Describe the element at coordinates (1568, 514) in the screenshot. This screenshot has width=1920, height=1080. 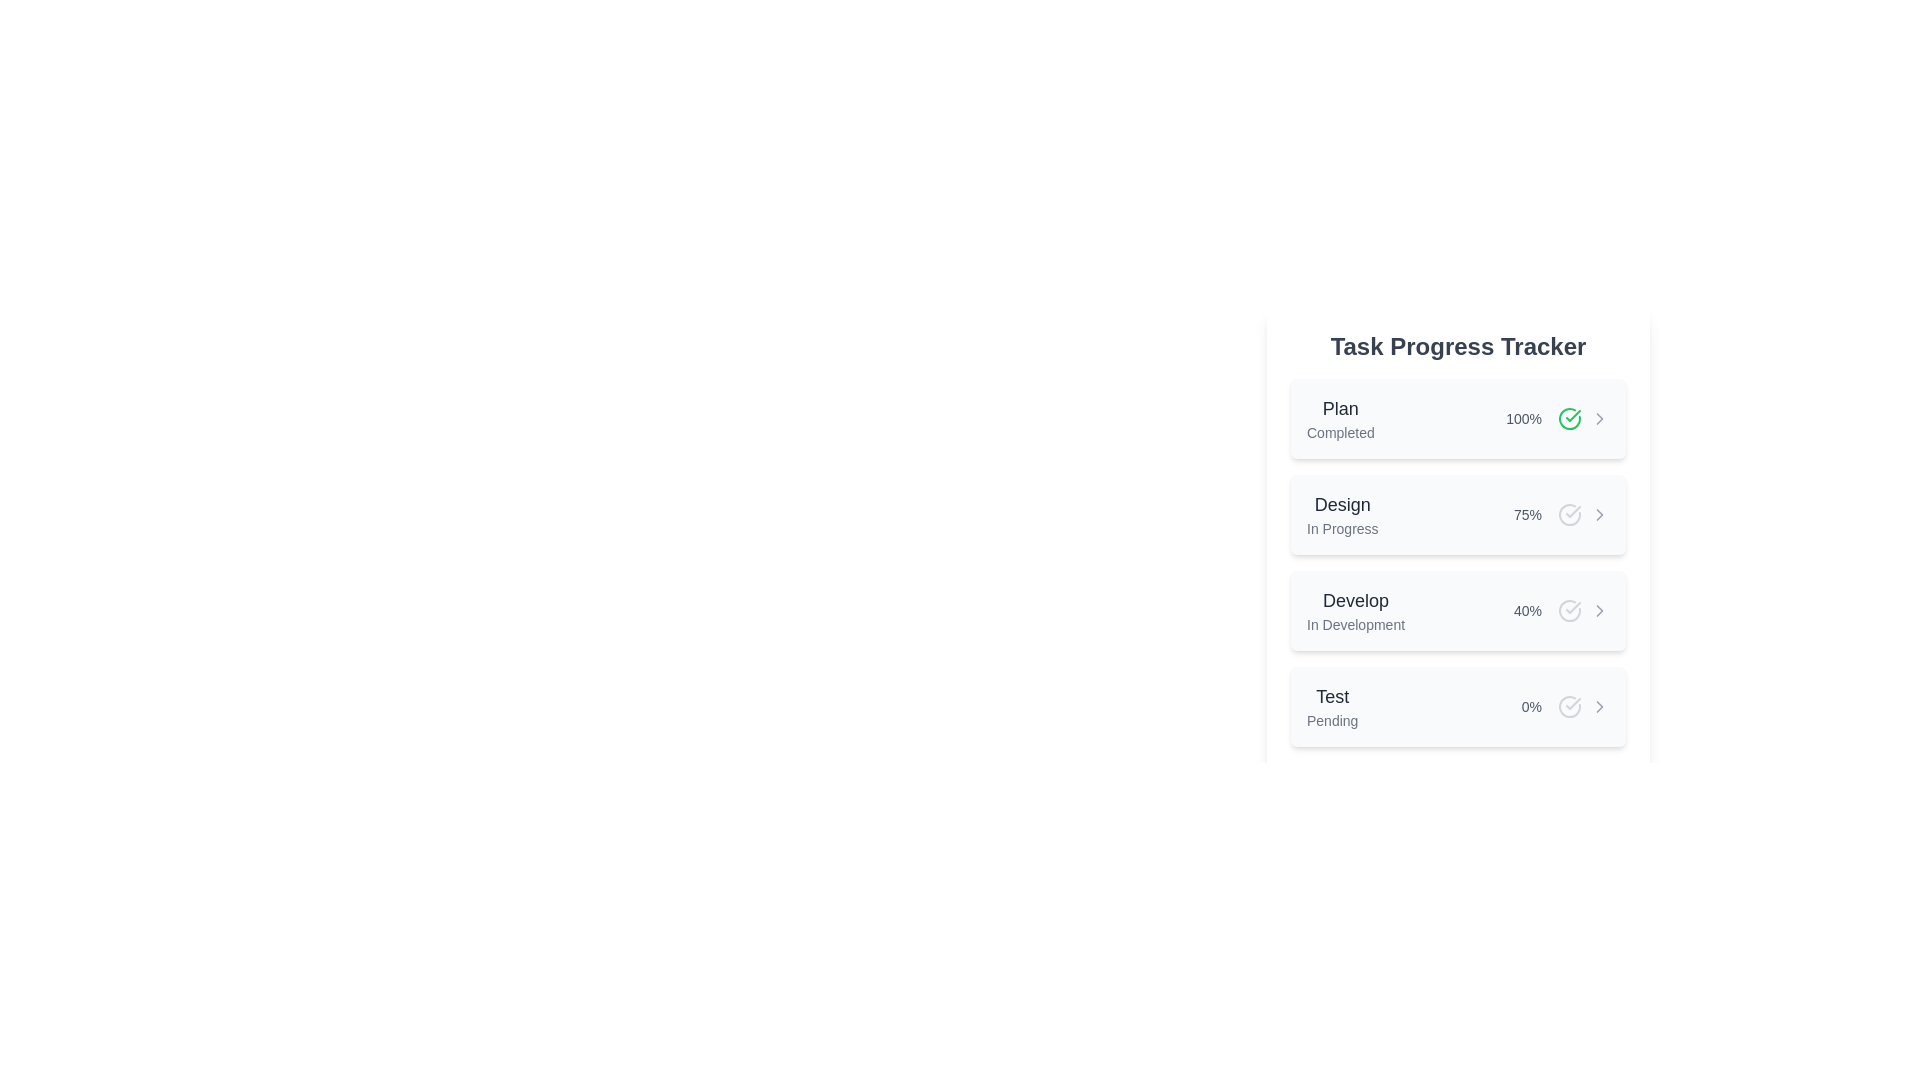
I see `the circular icon with a check mark inside, located in the 'Design' section, to mark progress` at that location.